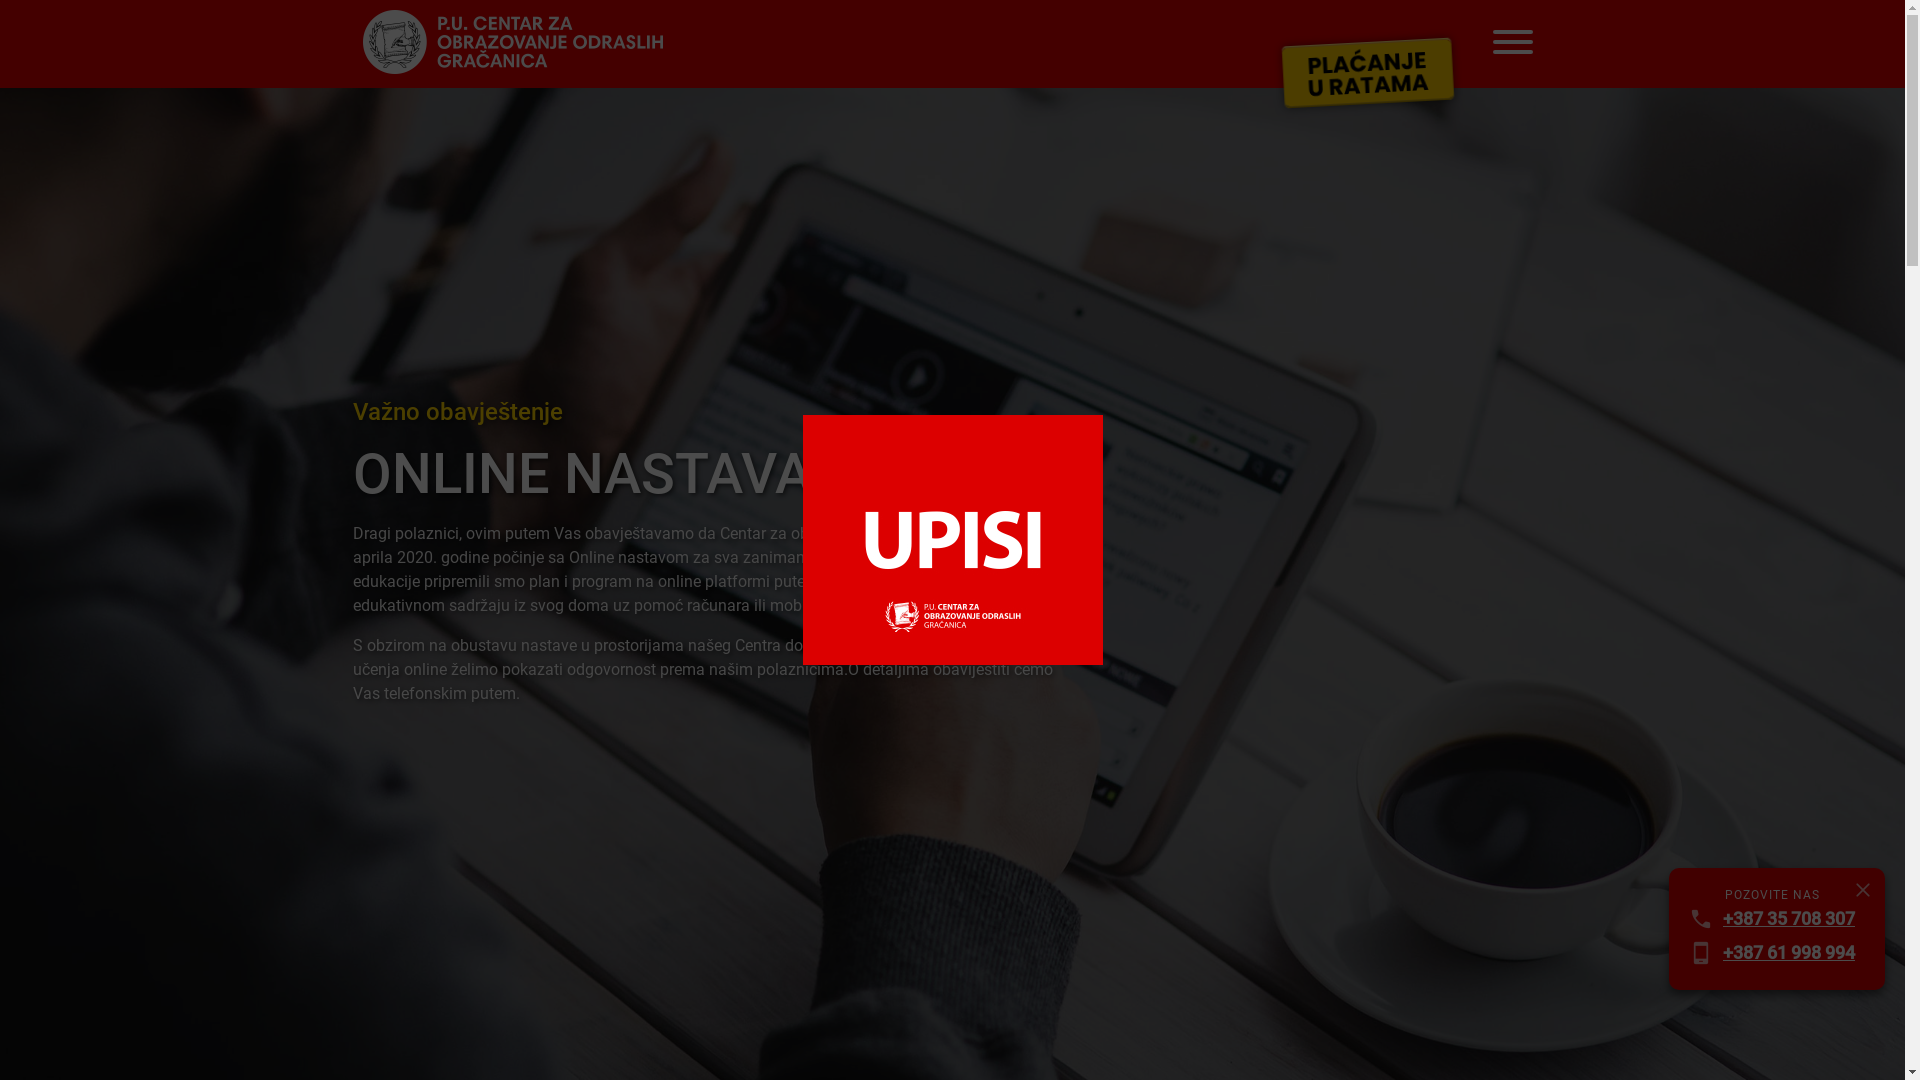 This screenshot has height=1080, width=1920. What do you see at coordinates (711, 474) in the screenshot?
I see `'ONLINE NASTAVA'` at bounding box center [711, 474].